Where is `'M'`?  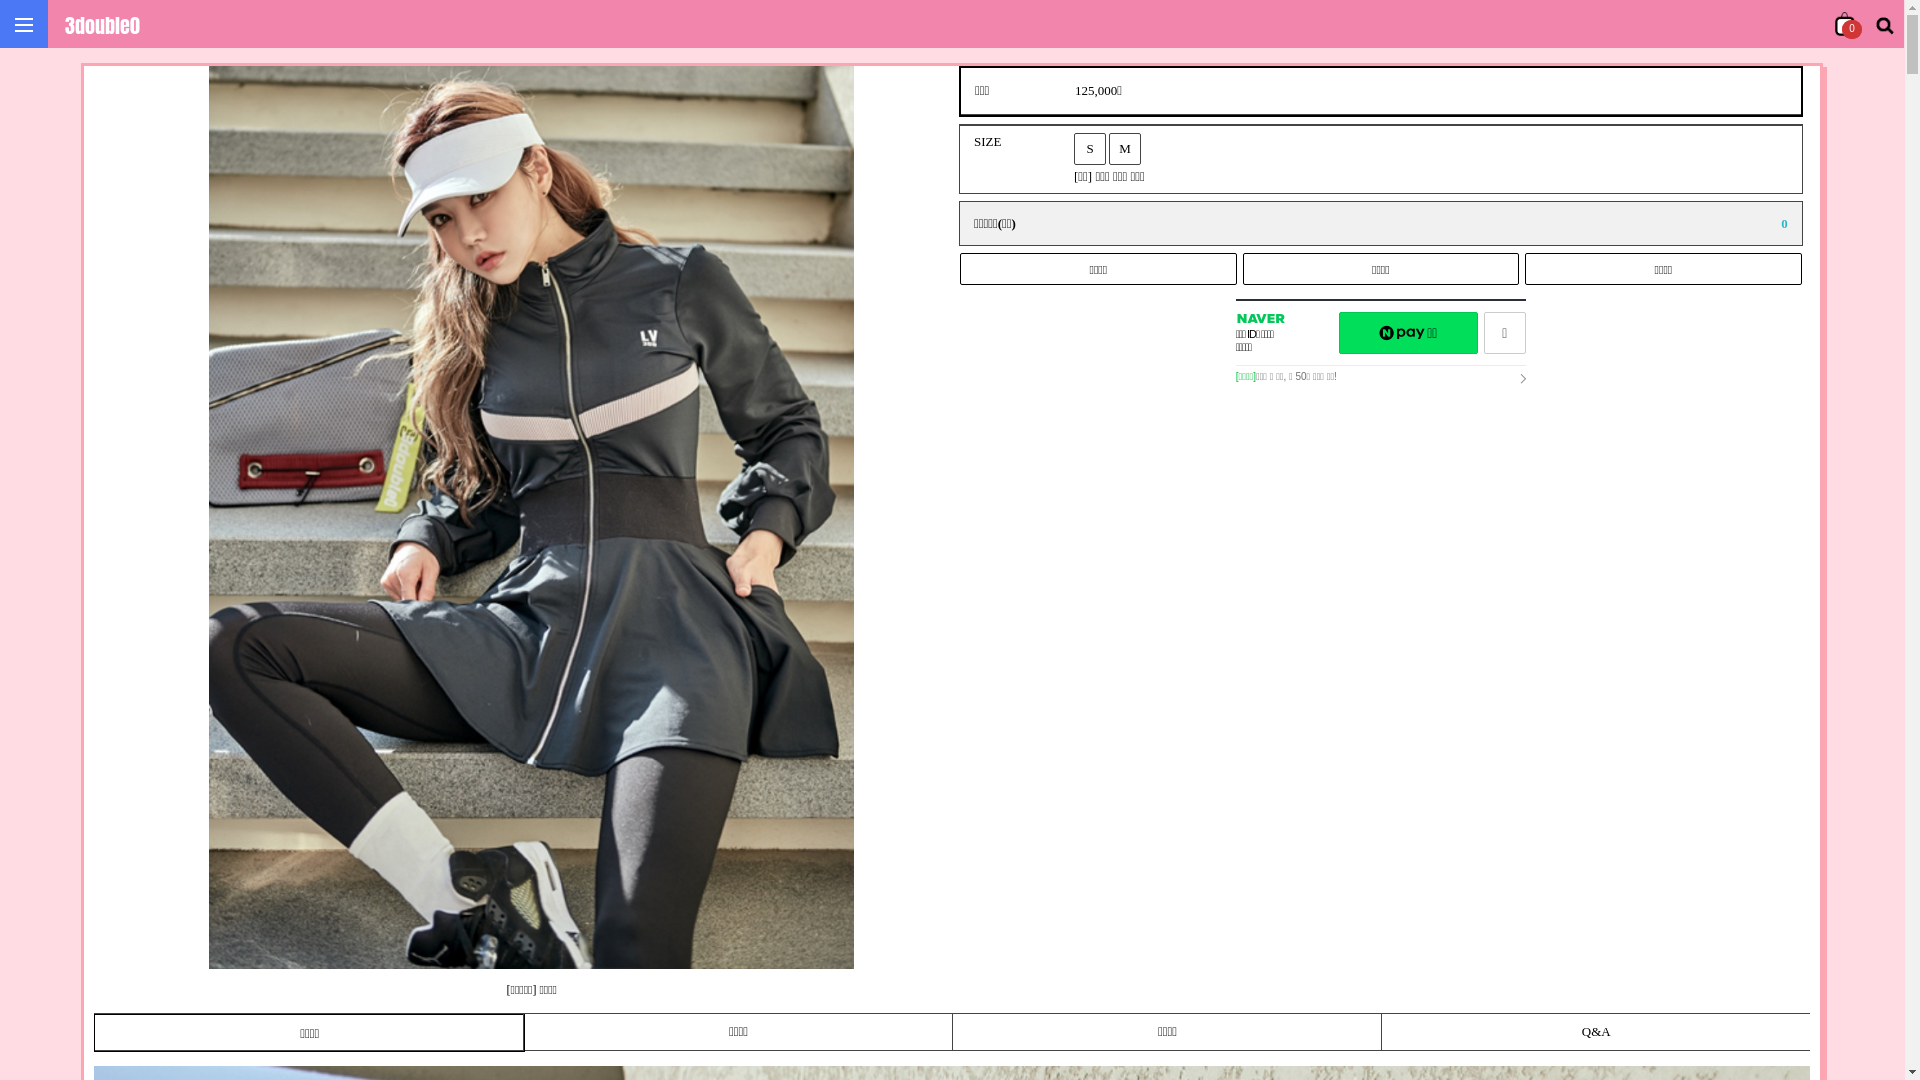
'M' is located at coordinates (1108, 148).